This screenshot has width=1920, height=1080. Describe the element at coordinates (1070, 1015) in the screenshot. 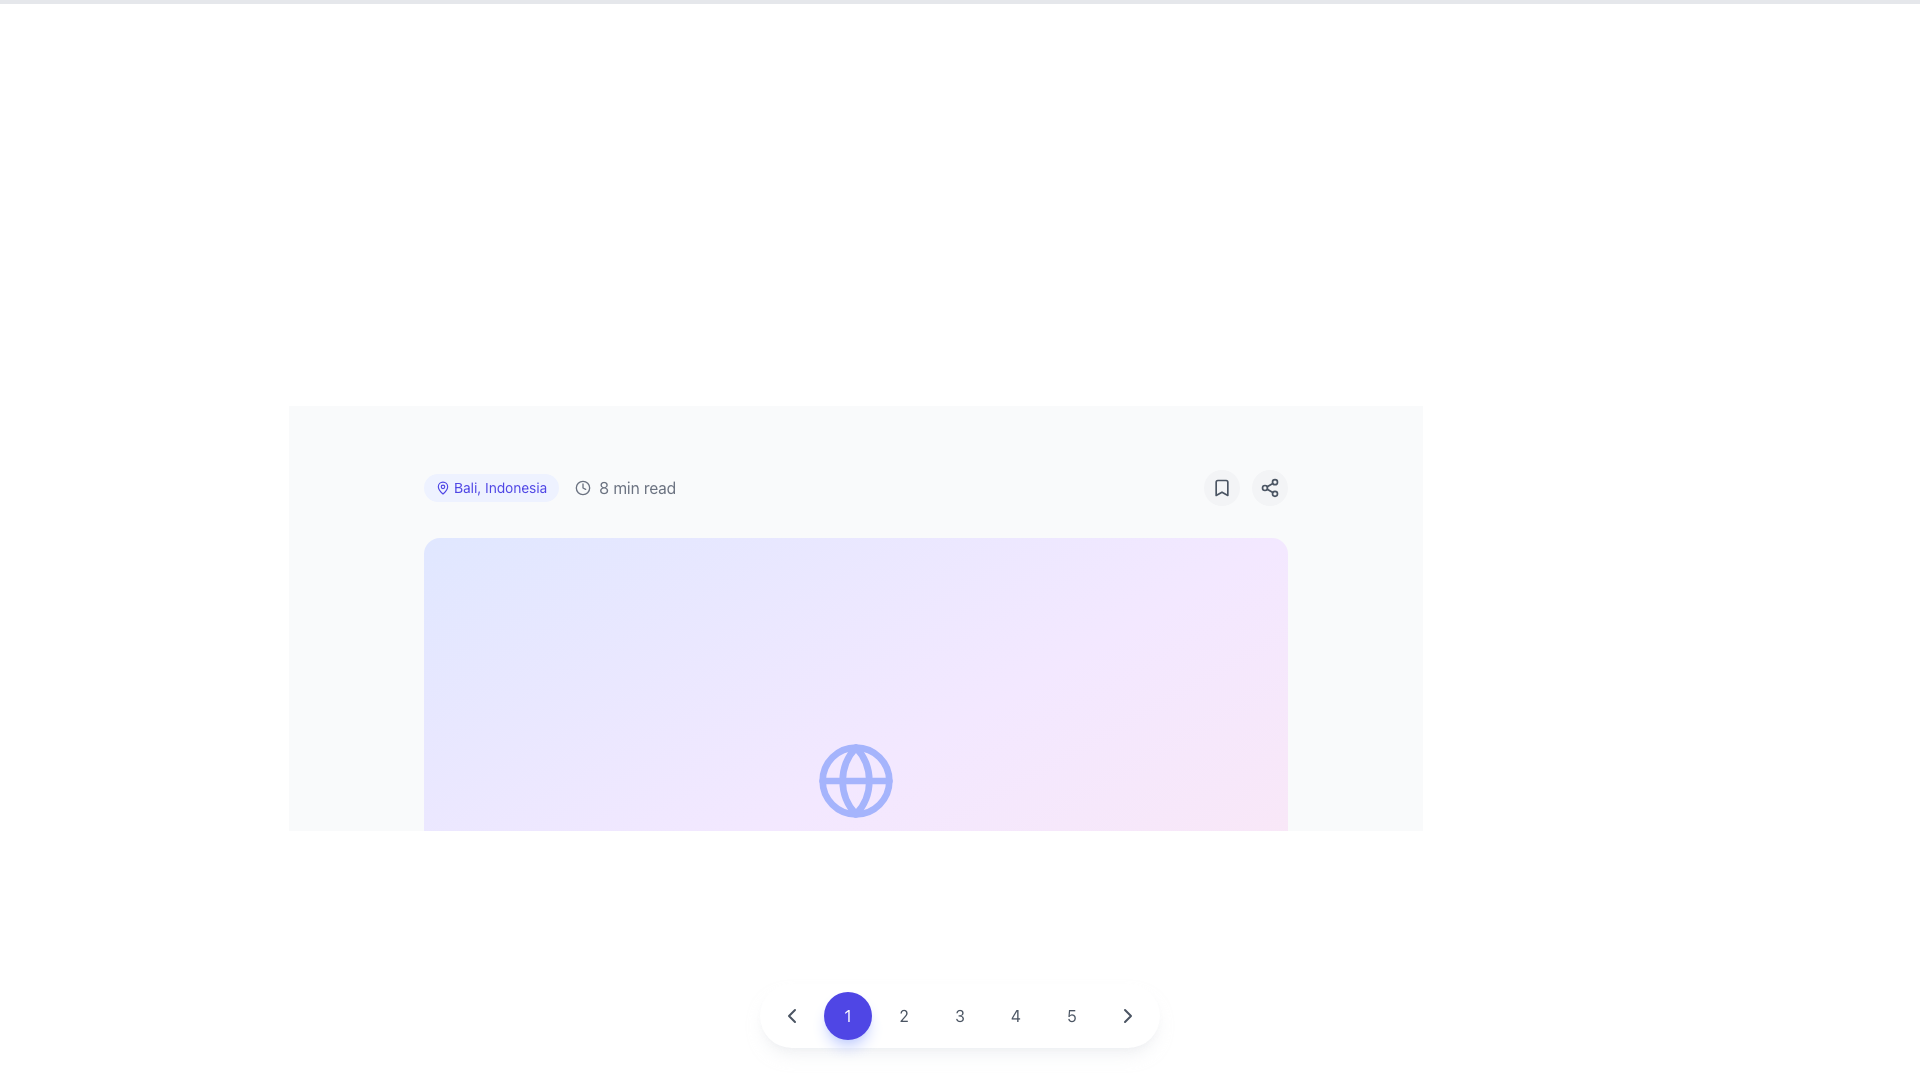

I see `the circular button displaying the number '5'` at that location.